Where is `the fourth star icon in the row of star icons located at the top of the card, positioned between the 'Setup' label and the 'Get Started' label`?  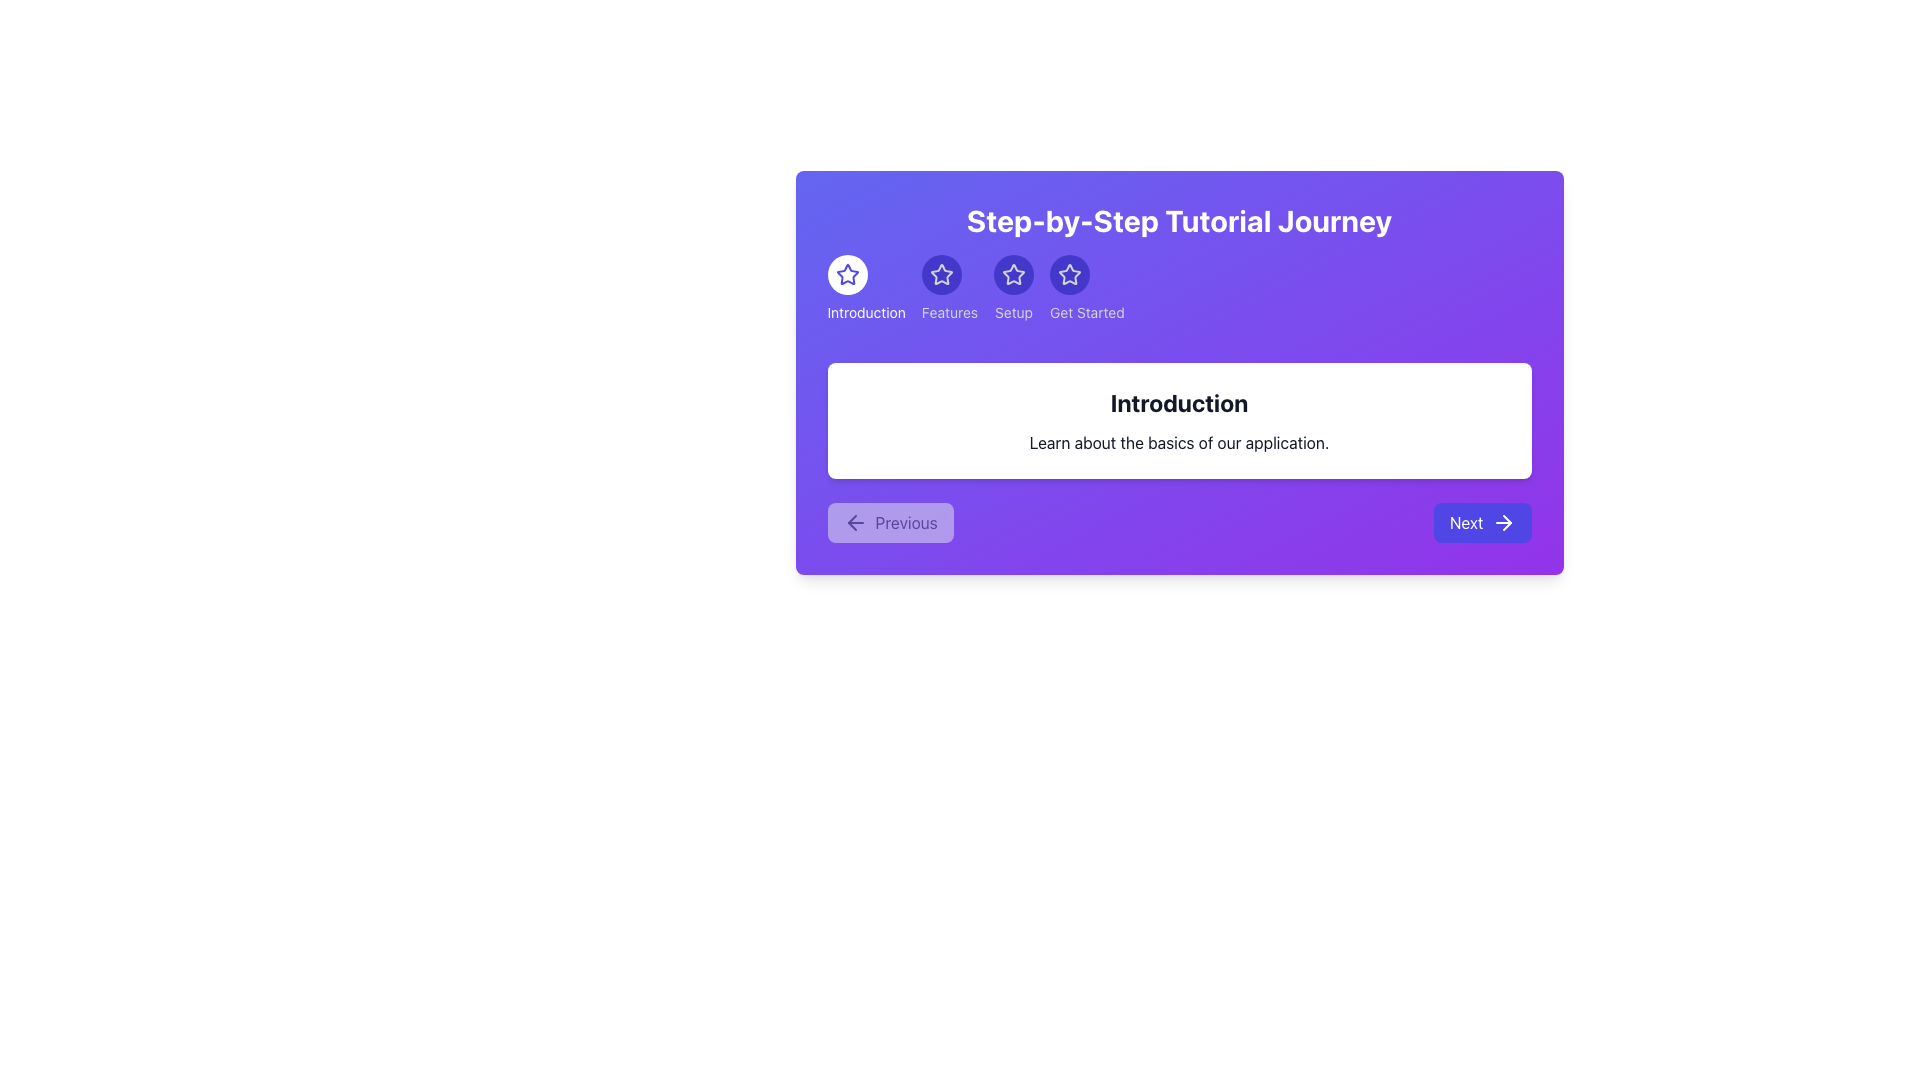
the fourth star icon in the row of star icons located at the top of the card, positioned between the 'Setup' label and the 'Get Started' label is located at coordinates (1069, 274).